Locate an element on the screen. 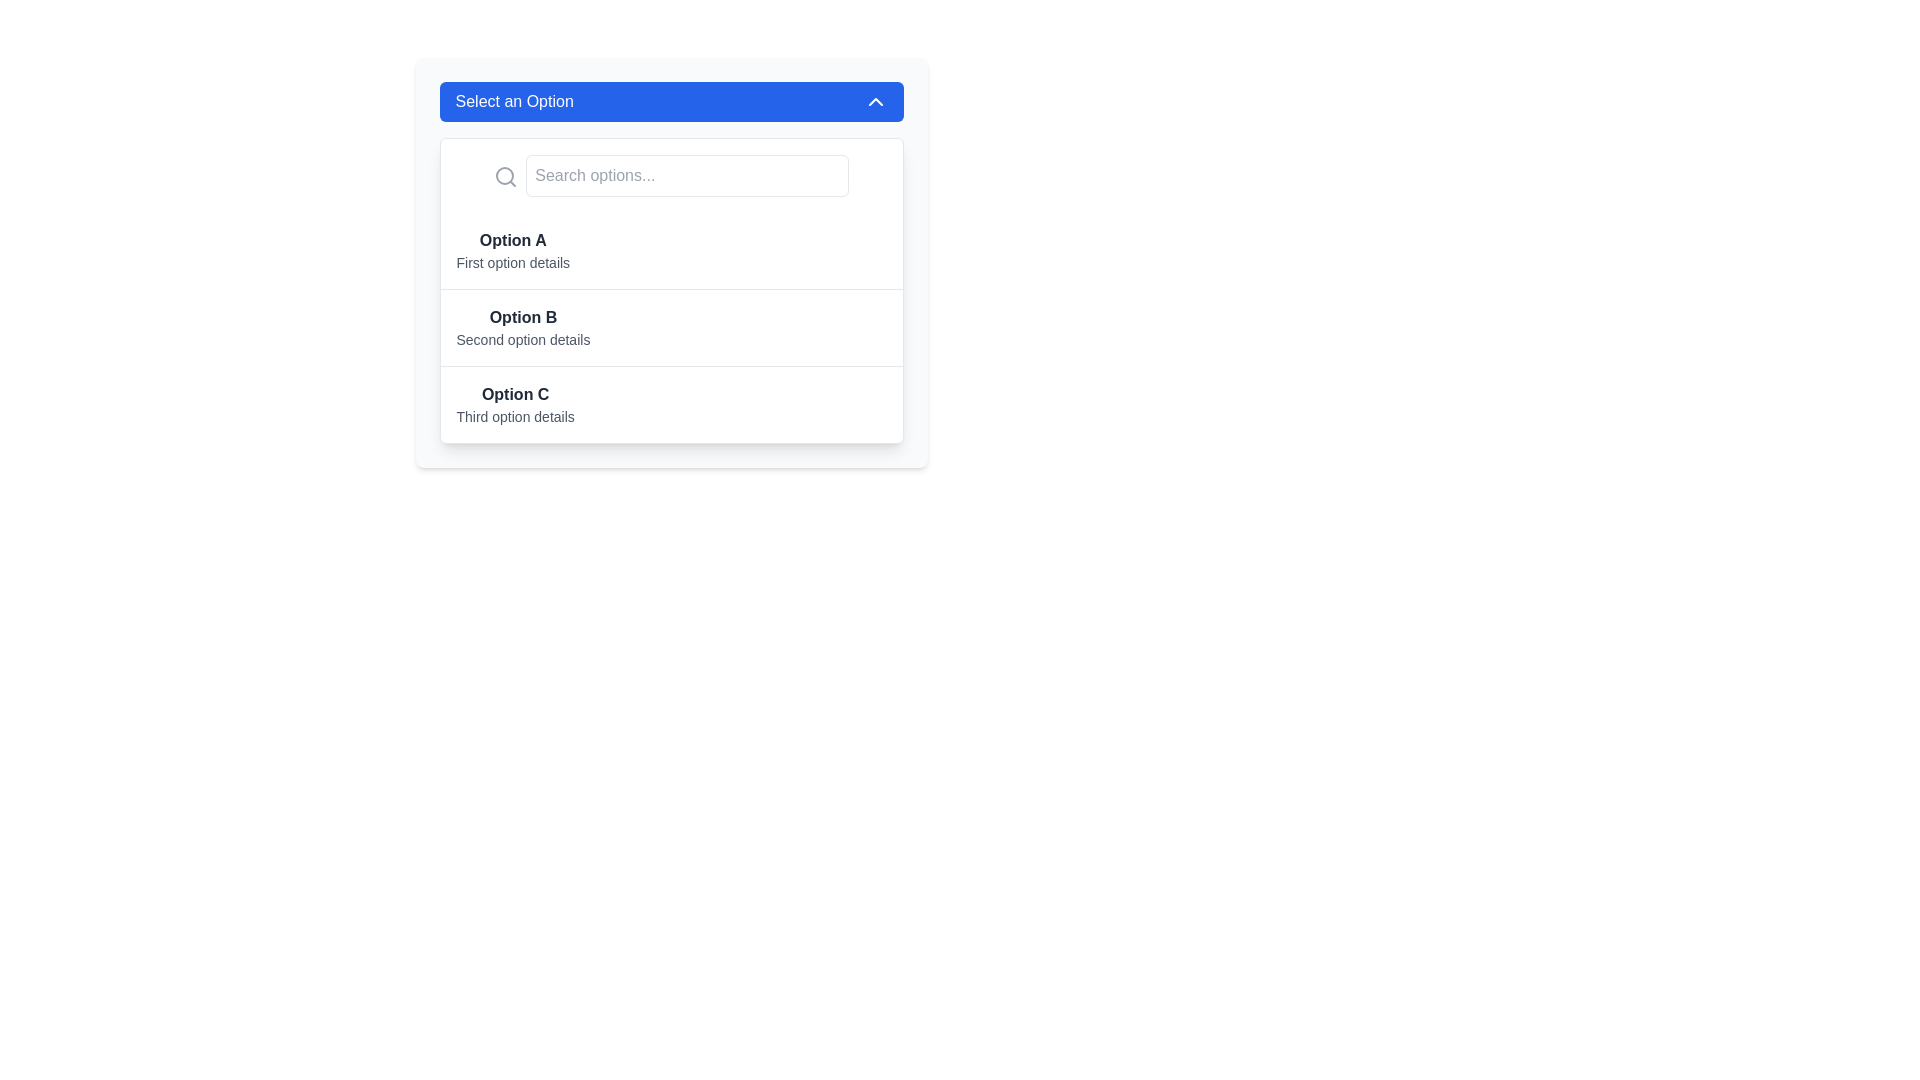  the list item labeled 'Option C', which is the third item in the vertical list is located at coordinates (671, 404).